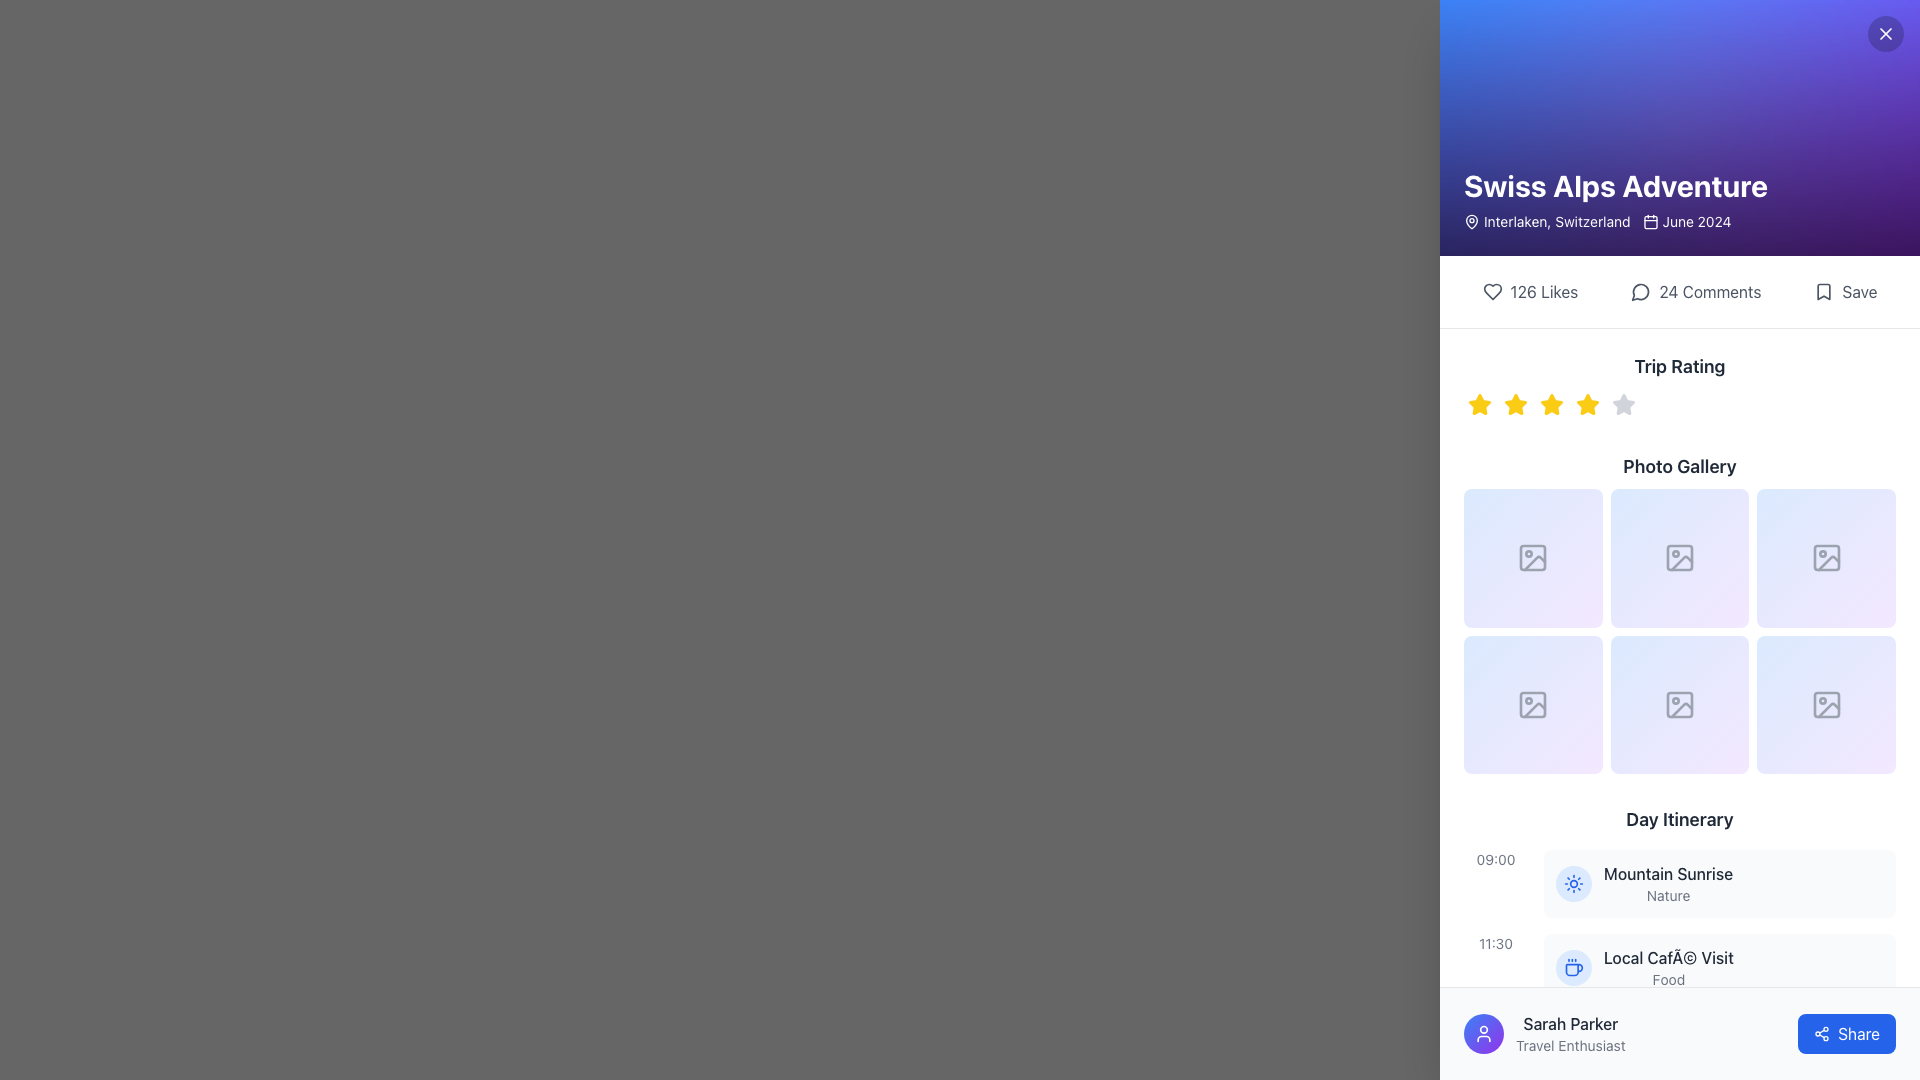  I want to click on the prominent yellow star icon, which is the third in a row of five stars under the 'Trip Rating' title, so click(1550, 405).